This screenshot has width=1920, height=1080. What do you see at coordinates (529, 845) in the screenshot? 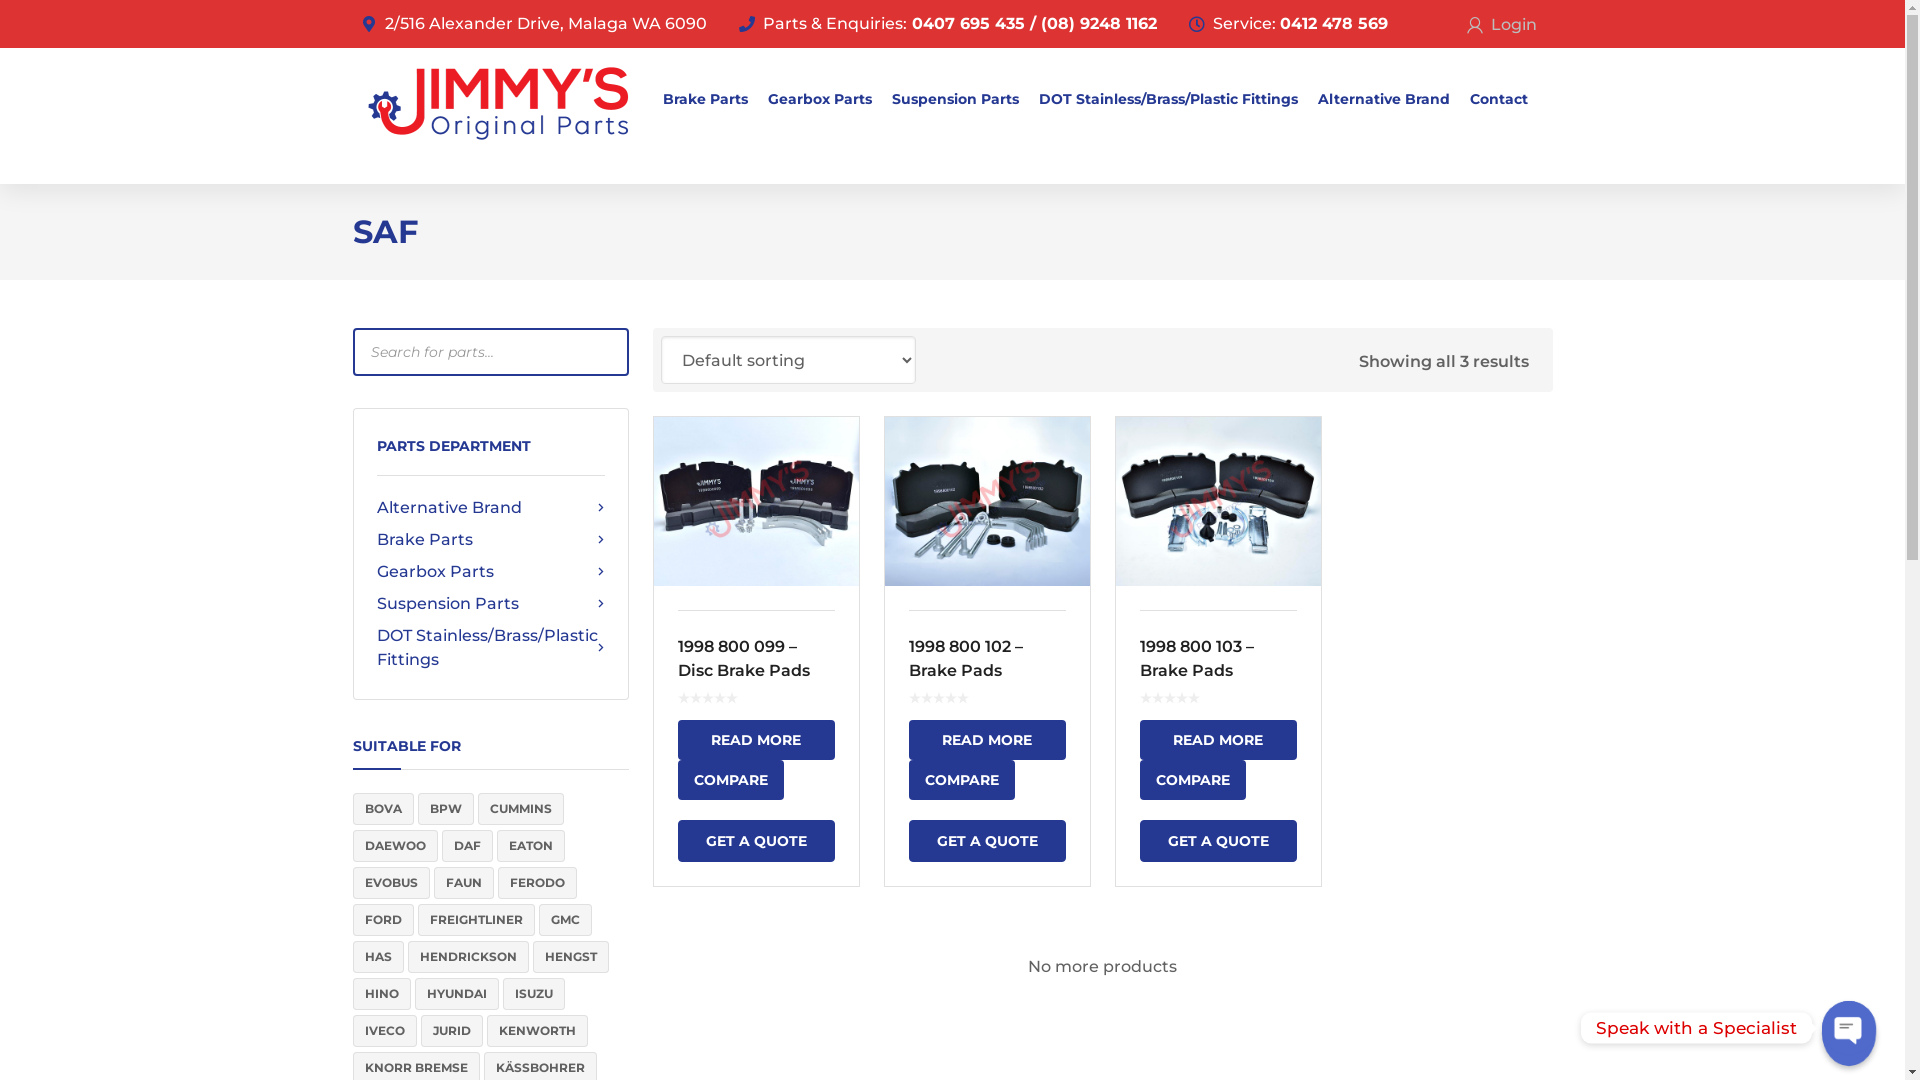
I see `'EATON'` at bounding box center [529, 845].